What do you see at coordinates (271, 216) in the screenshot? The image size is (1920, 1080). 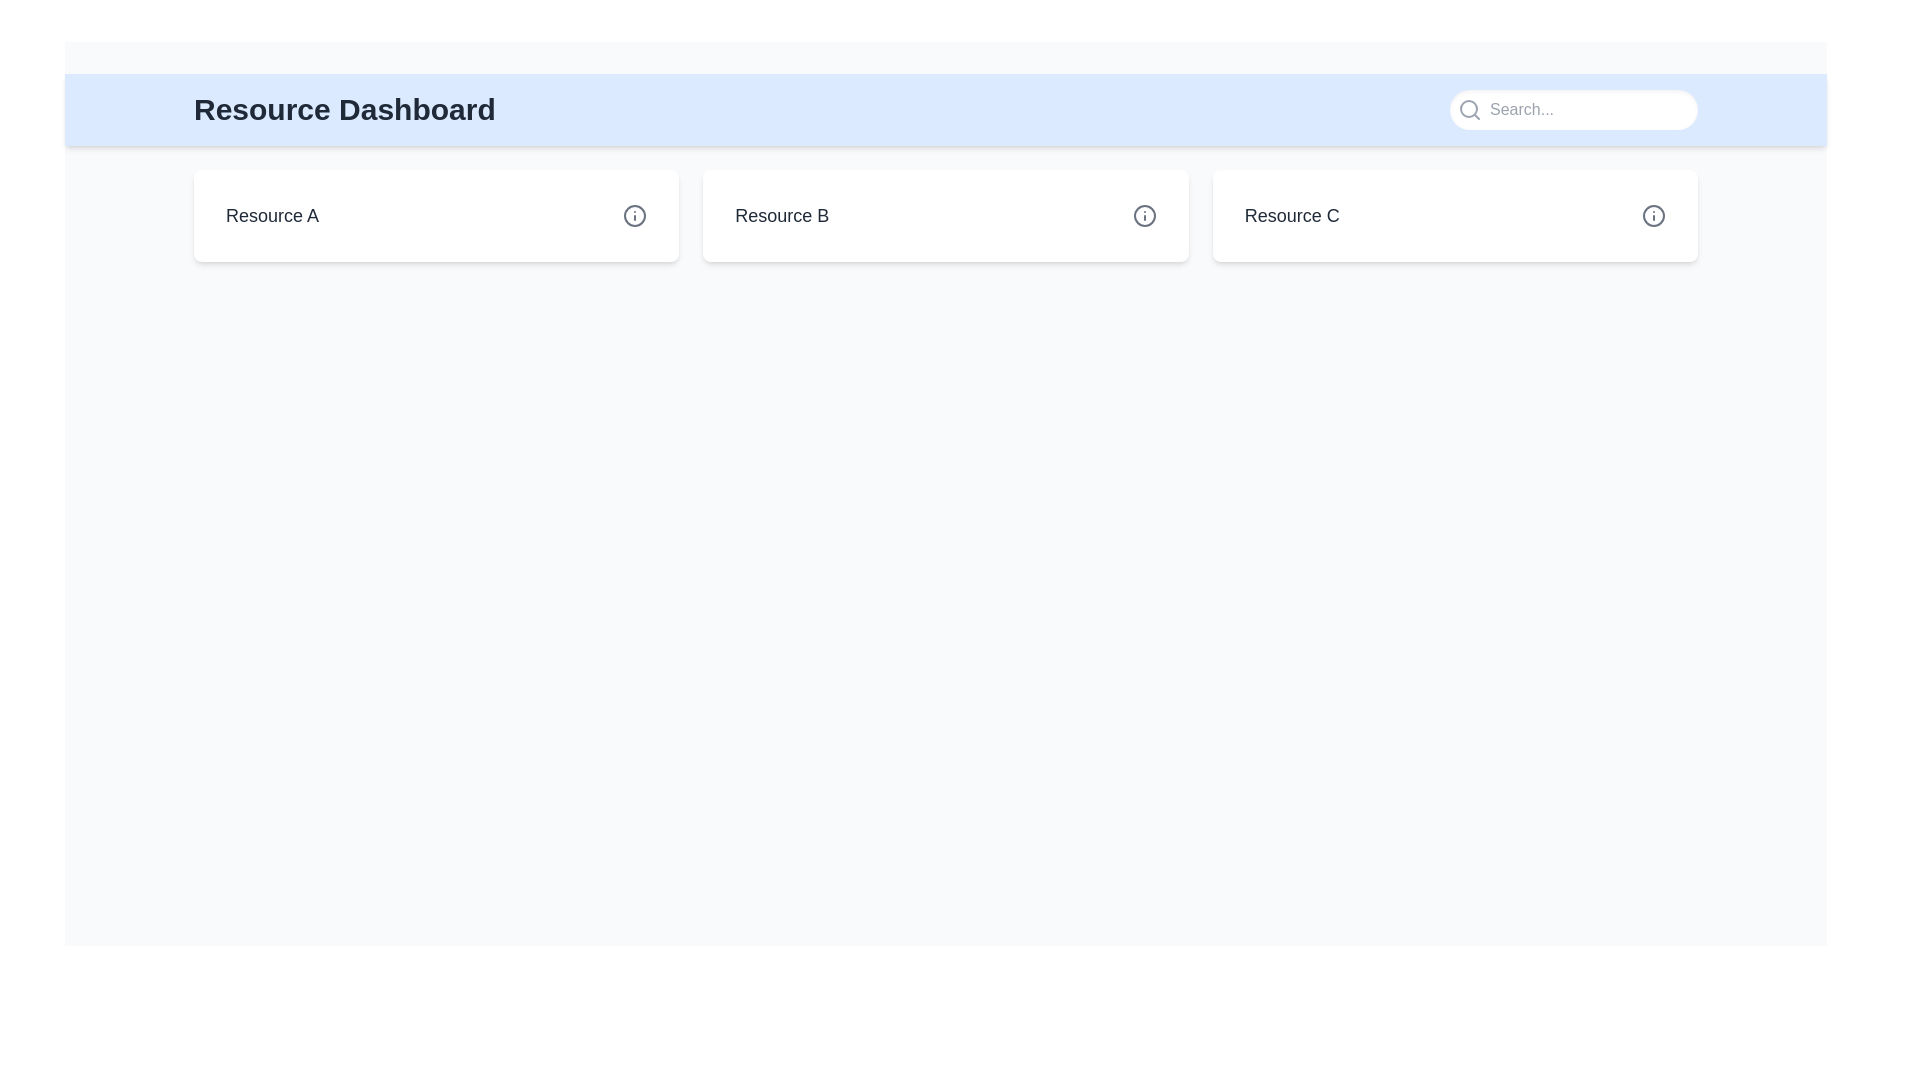 I see `the text label displaying 'Resource A', which is a bold, dark gray header located in the first card of the 'Resource Dashboard', to the left of the 'info' button` at bounding box center [271, 216].